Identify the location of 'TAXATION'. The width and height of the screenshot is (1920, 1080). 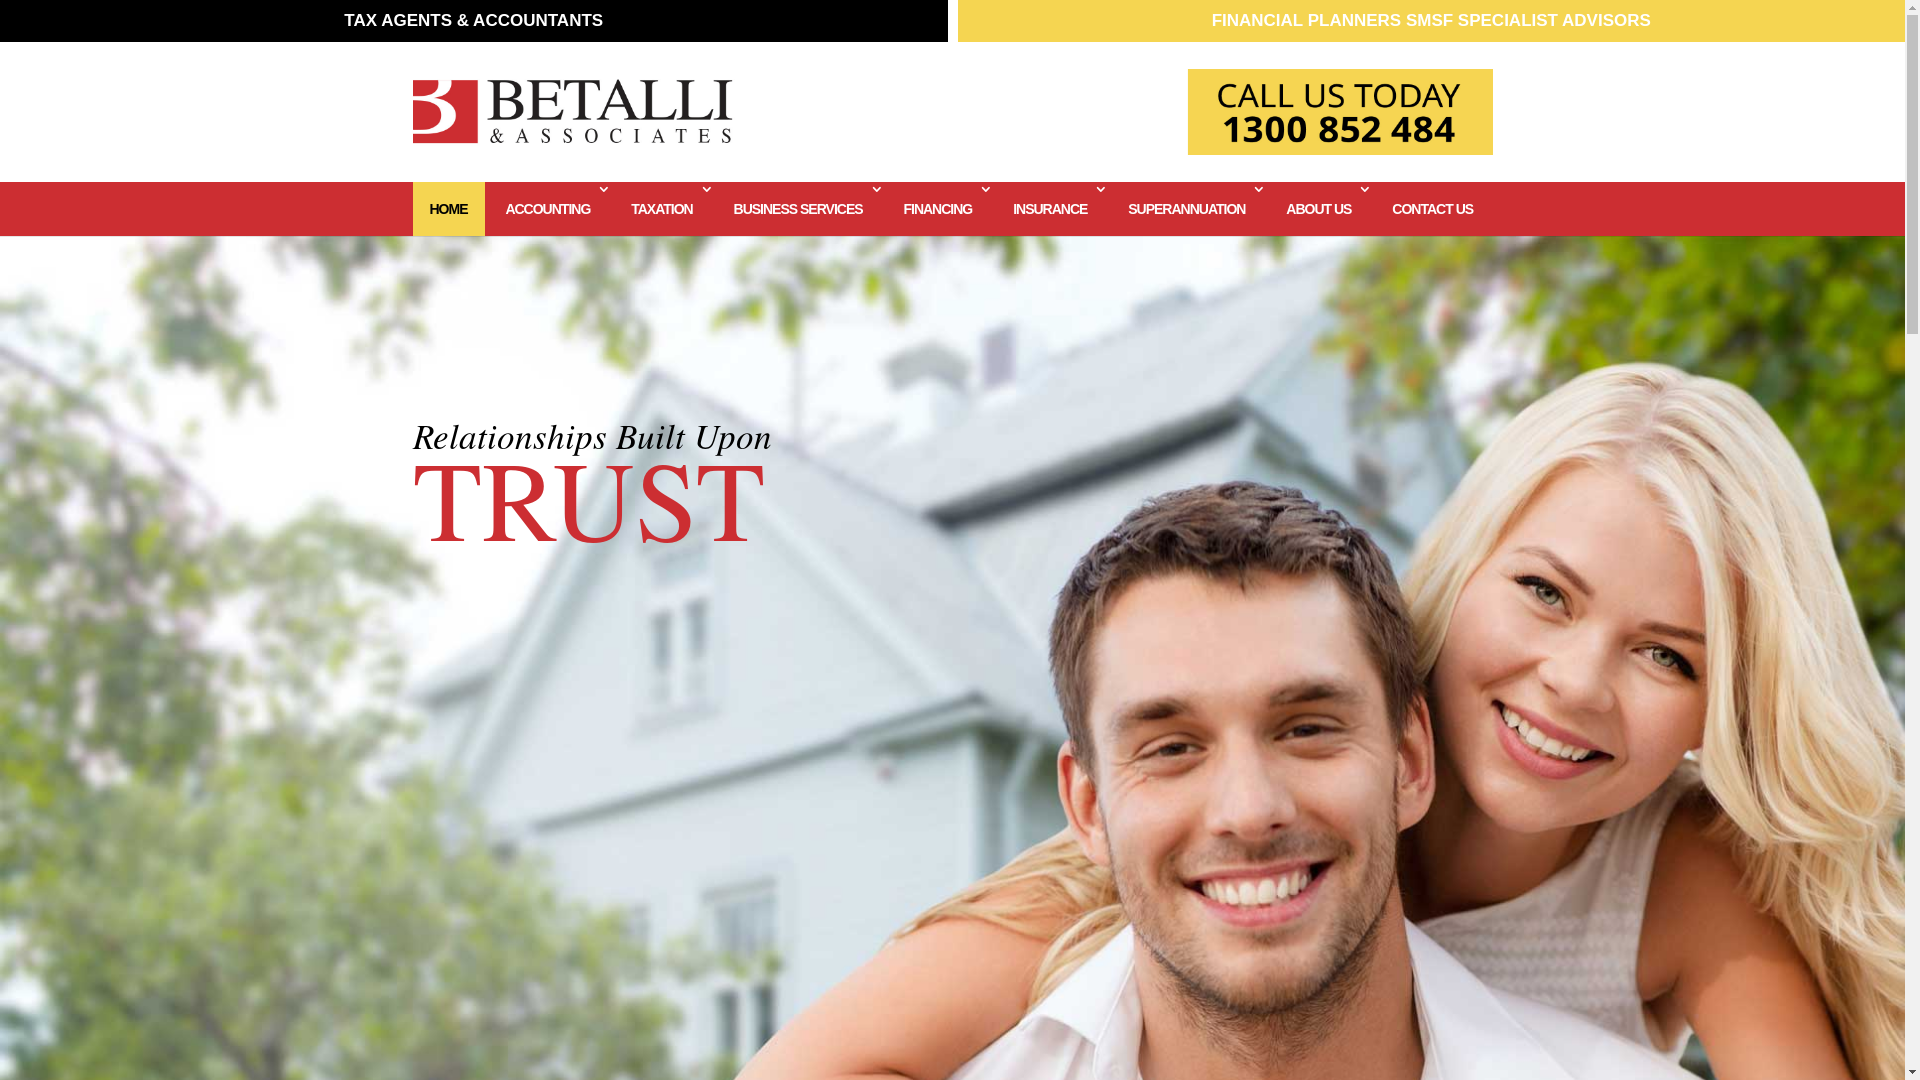
(613, 208).